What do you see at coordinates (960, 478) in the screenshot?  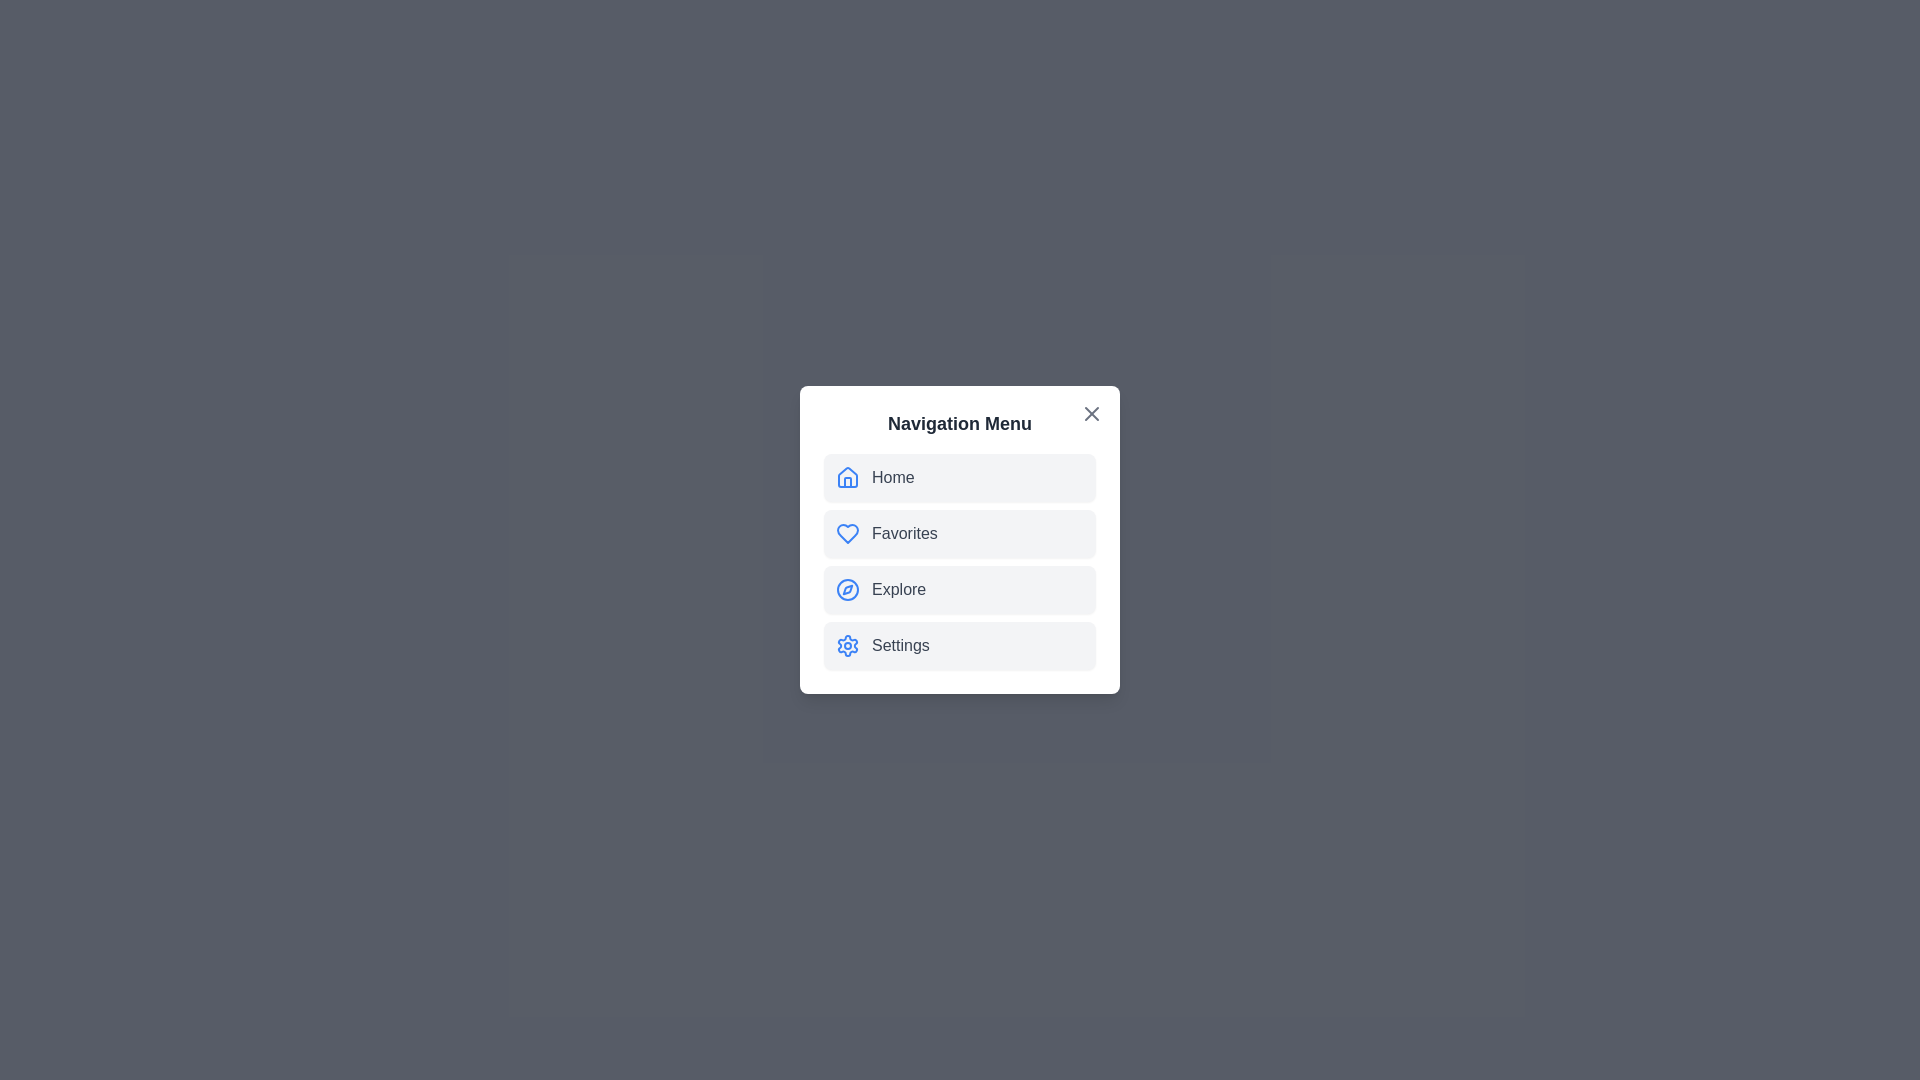 I see `the Home navigation item to select it` at bounding box center [960, 478].